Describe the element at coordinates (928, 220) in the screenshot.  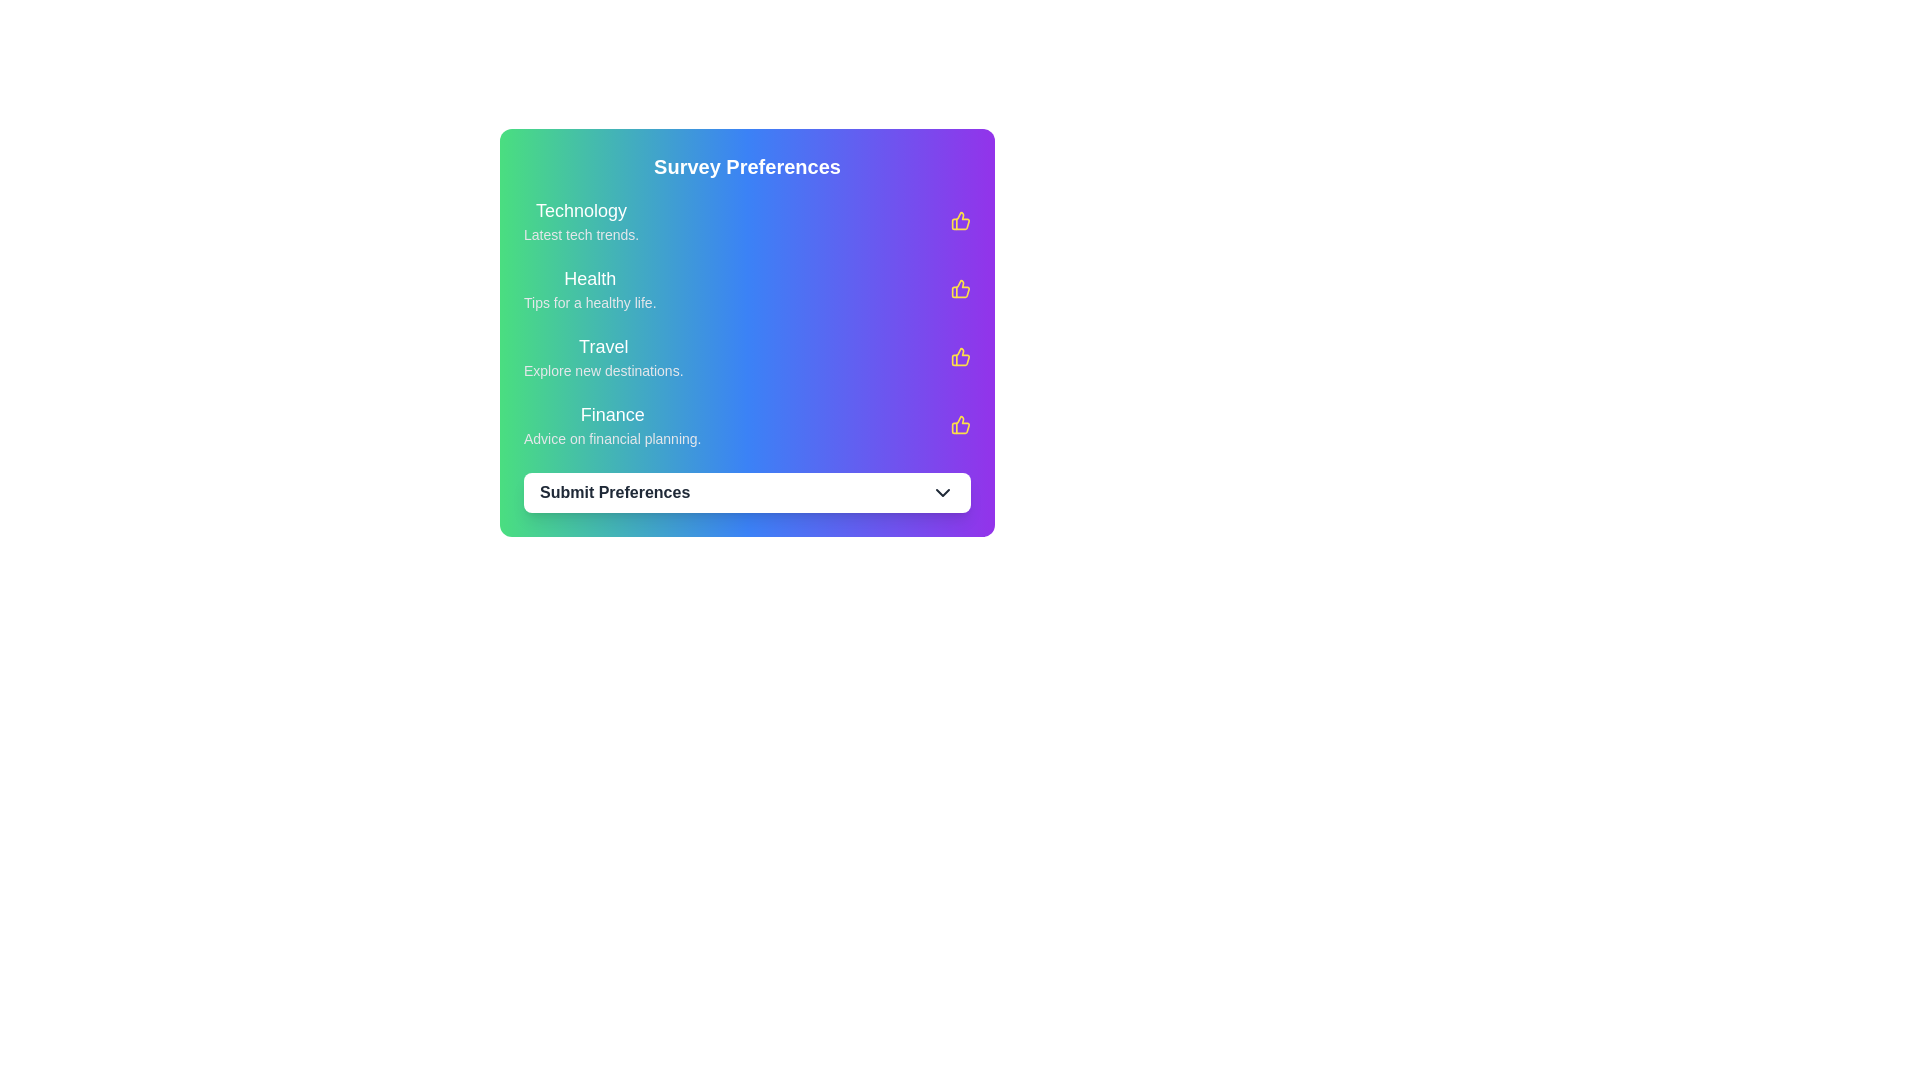
I see `the 'Technology' preference checkbox located in the 'Survey Preferences' section for visual feedback` at that location.